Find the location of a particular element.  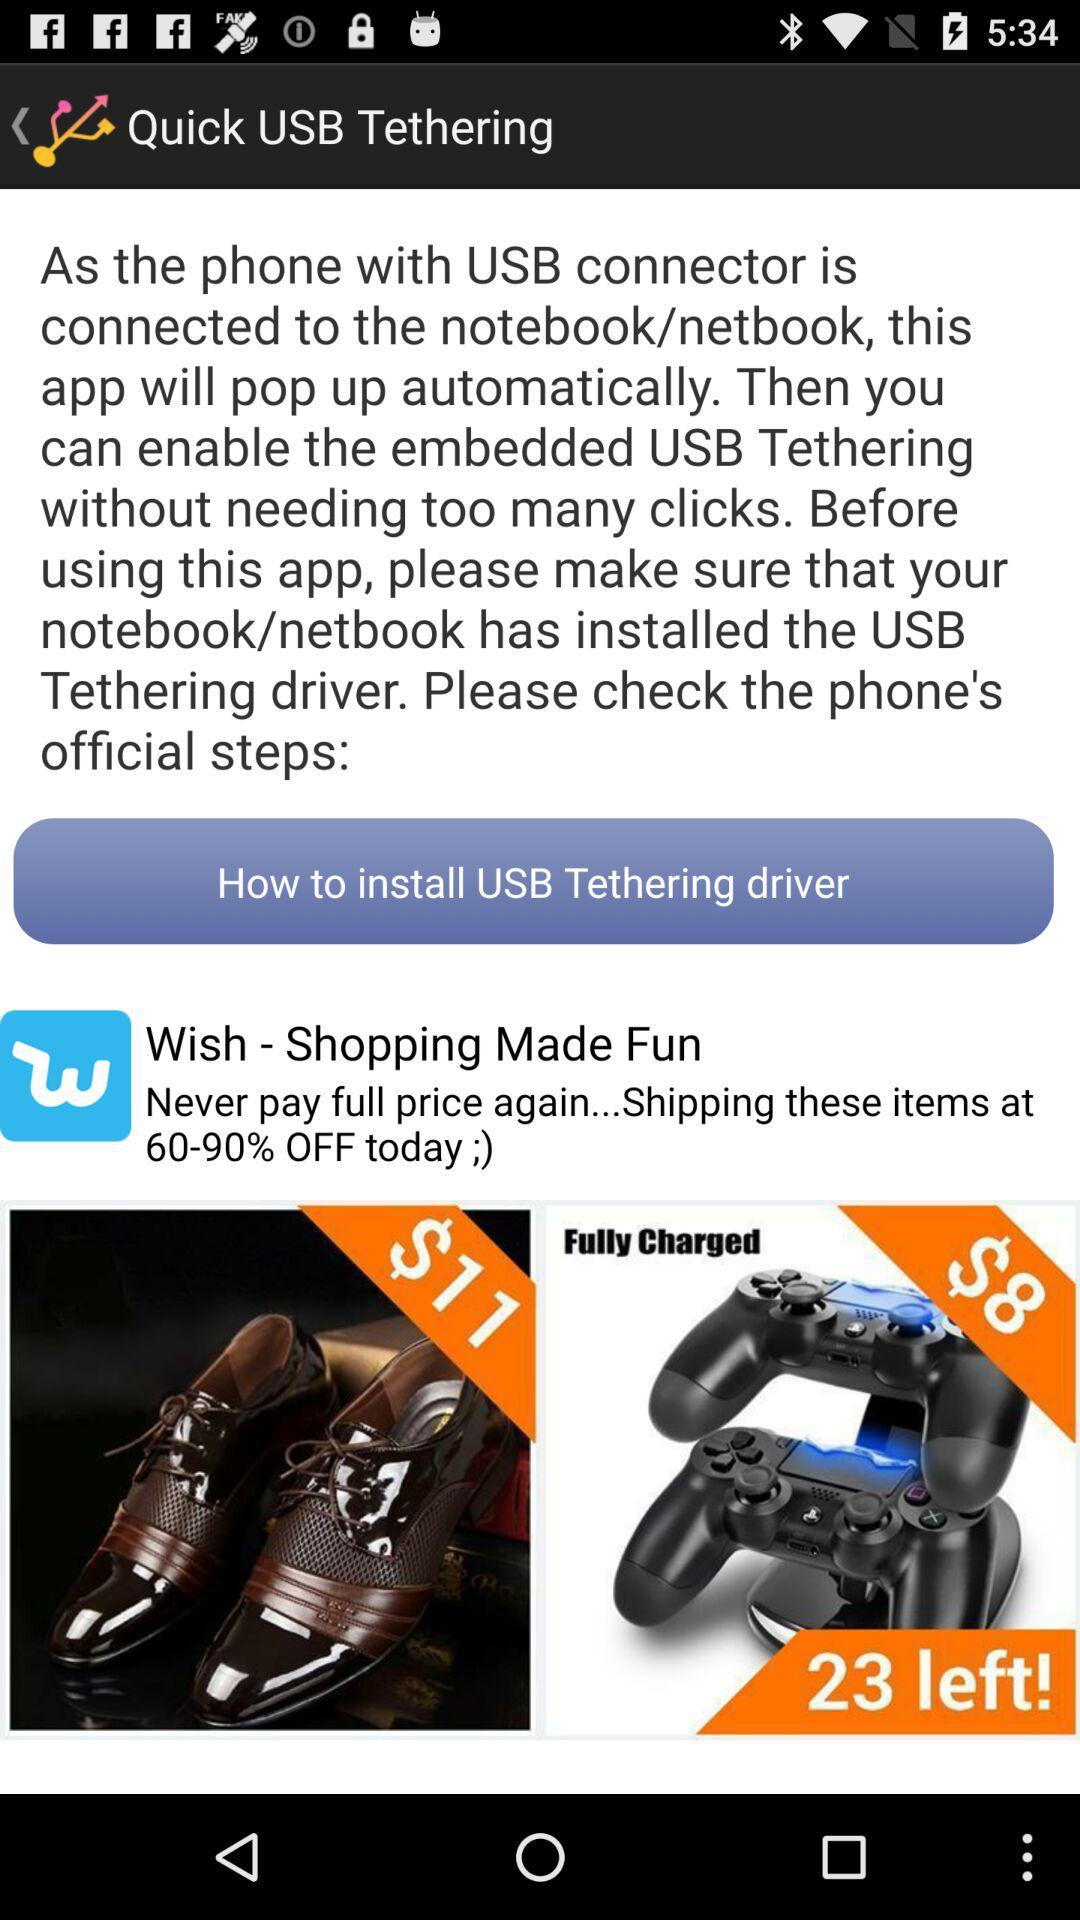

icon at the bottom is located at coordinates (540, 1469).